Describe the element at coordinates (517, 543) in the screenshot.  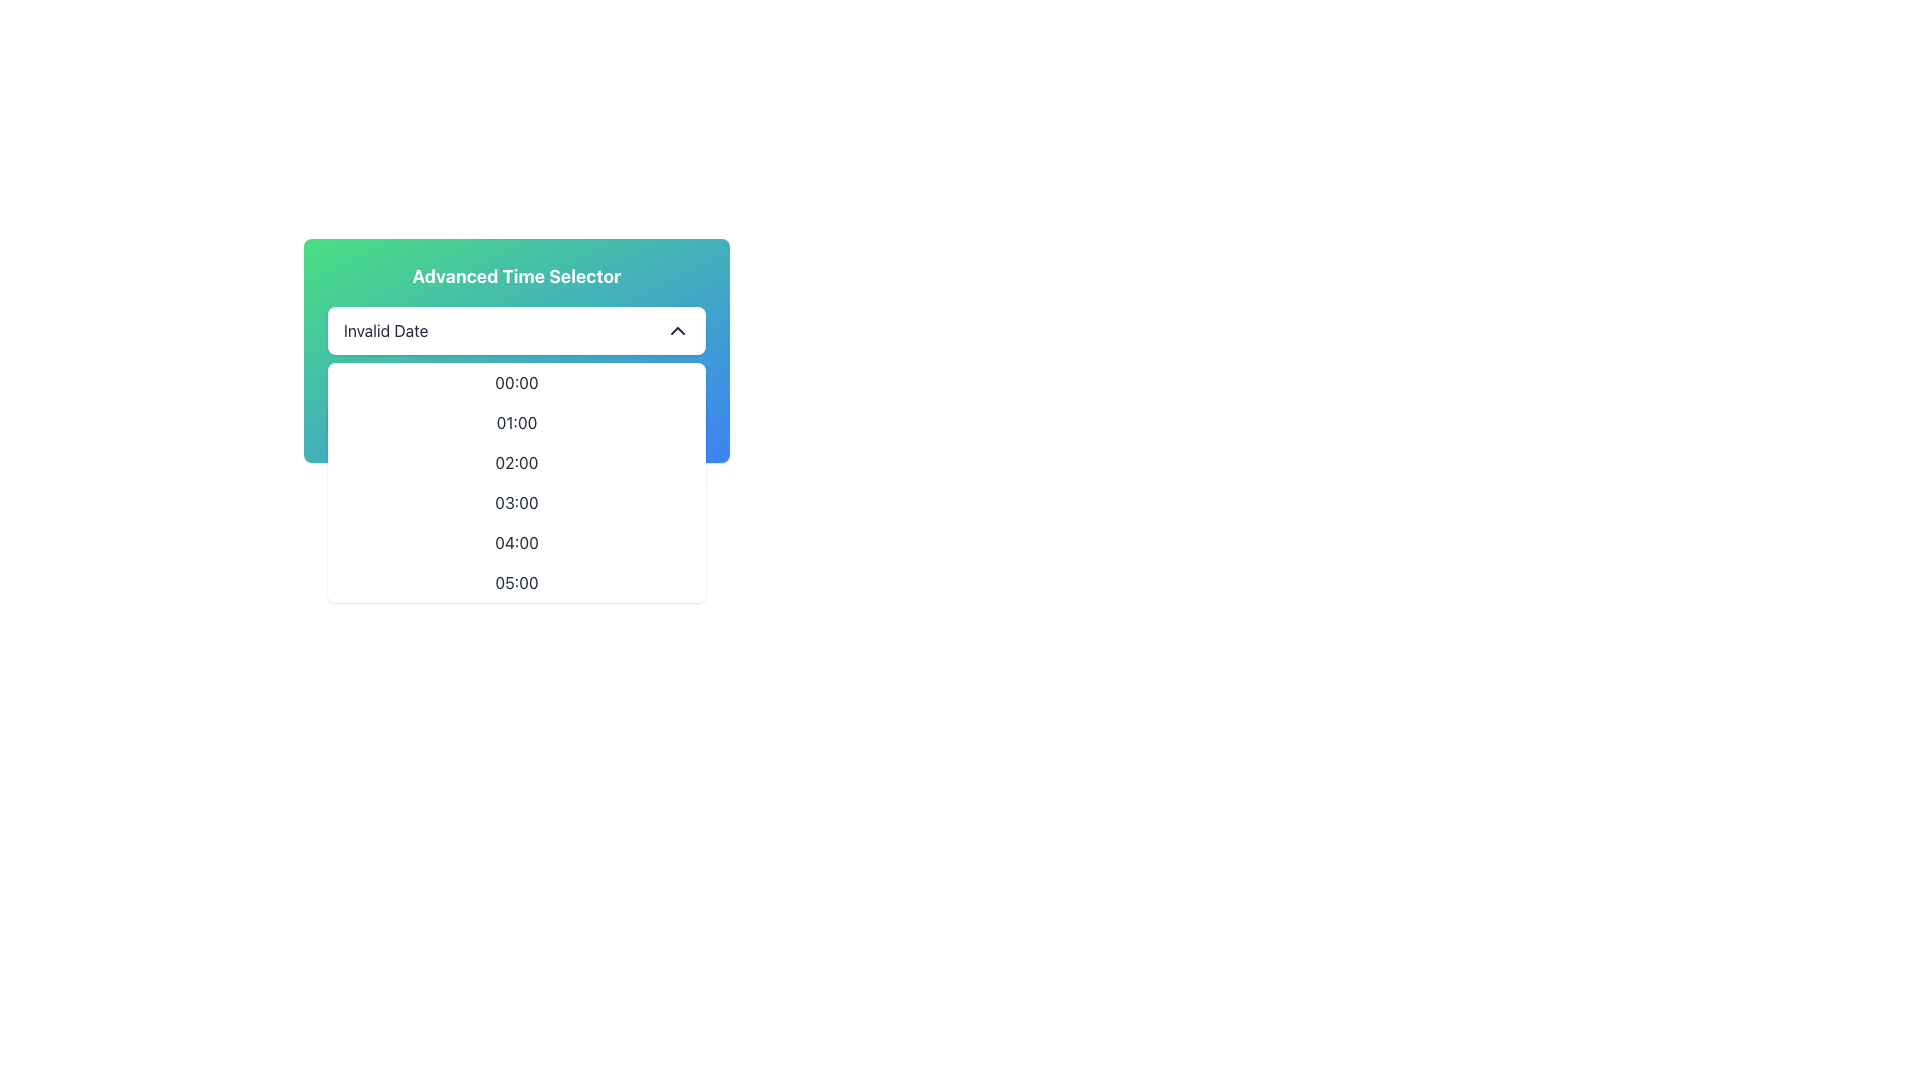
I see `the Text Label displaying the time '04:00' in the dropdown menu, which is the fifth item in a vertical list` at that location.